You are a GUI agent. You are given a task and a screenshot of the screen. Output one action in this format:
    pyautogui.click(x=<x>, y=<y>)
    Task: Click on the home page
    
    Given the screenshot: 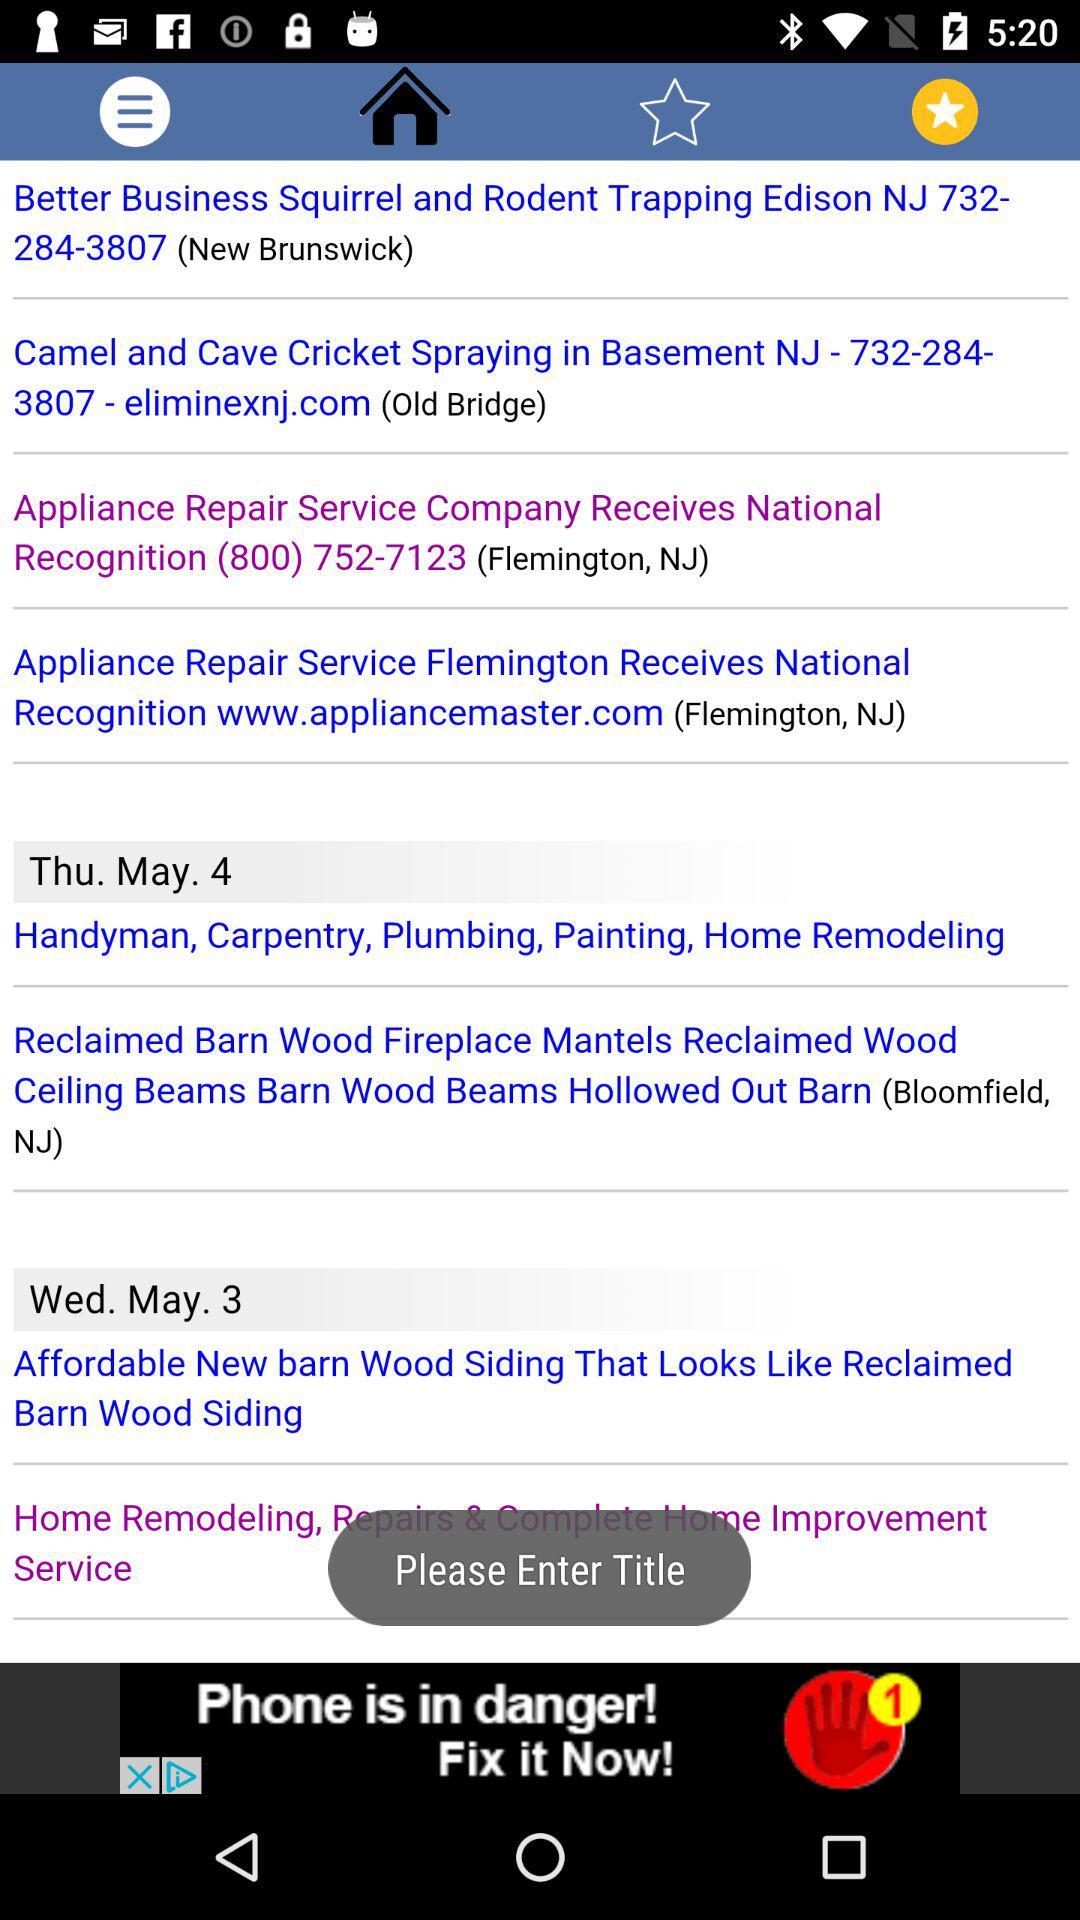 What is the action you would take?
    pyautogui.click(x=405, y=110)
    